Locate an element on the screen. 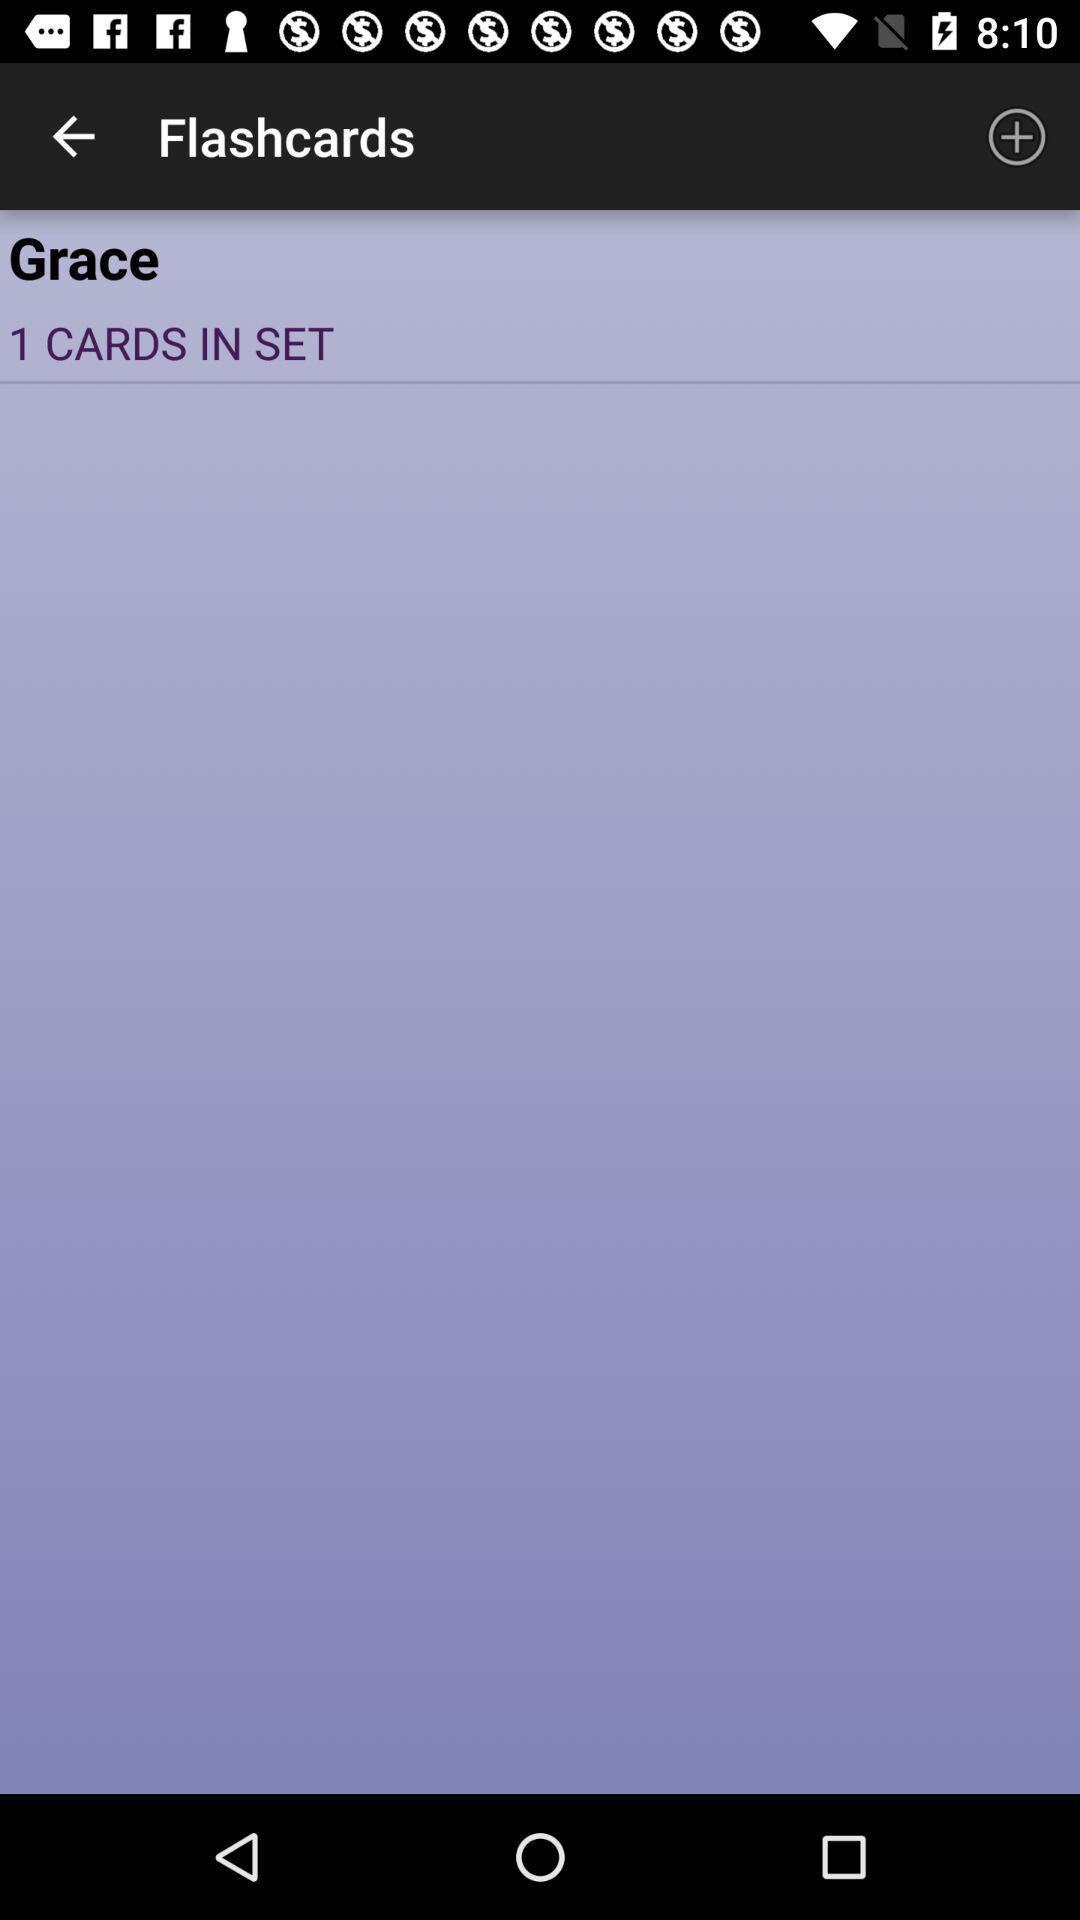 The width and height of the screenshot is (1080, 1920). item next to the flashcards app is located at coordinates (1017, 135).